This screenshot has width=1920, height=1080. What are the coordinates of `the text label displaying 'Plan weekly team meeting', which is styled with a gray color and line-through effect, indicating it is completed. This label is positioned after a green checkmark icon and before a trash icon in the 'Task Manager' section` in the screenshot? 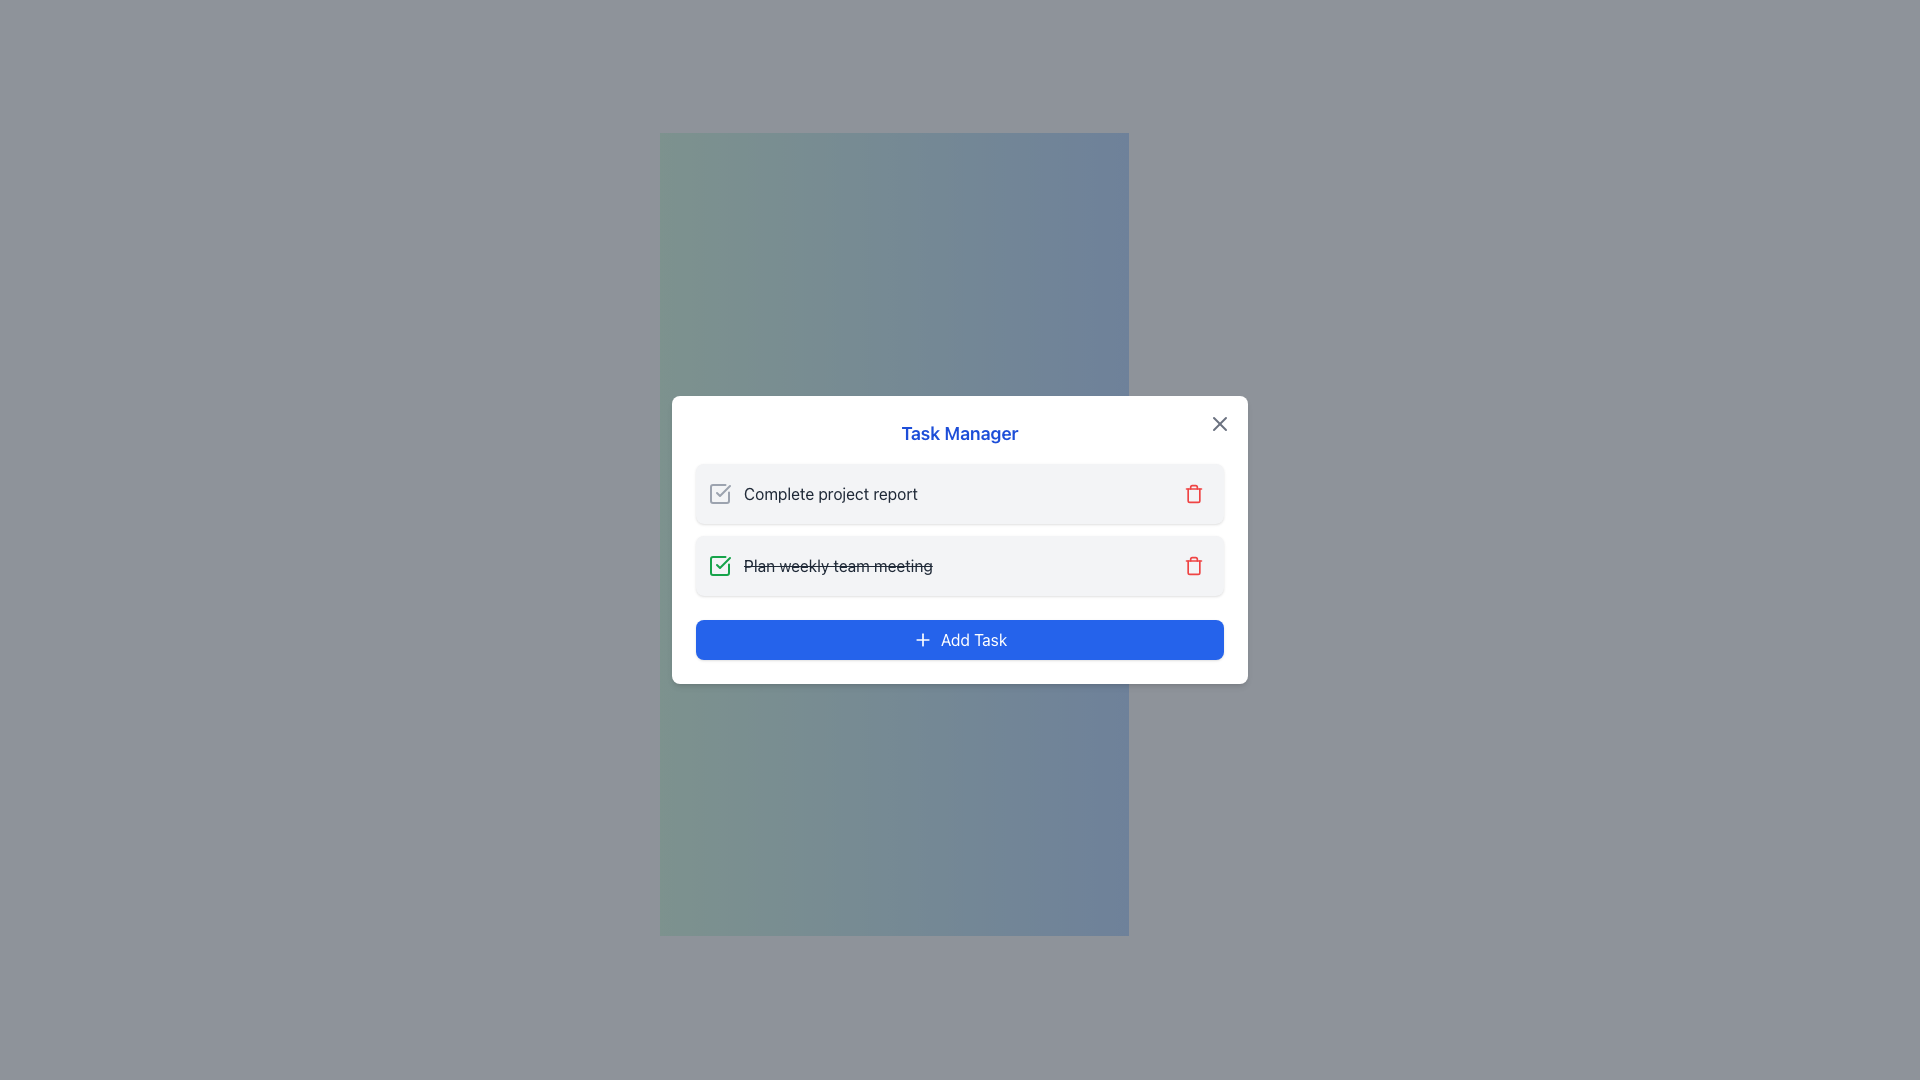 It's located at (838, 566).